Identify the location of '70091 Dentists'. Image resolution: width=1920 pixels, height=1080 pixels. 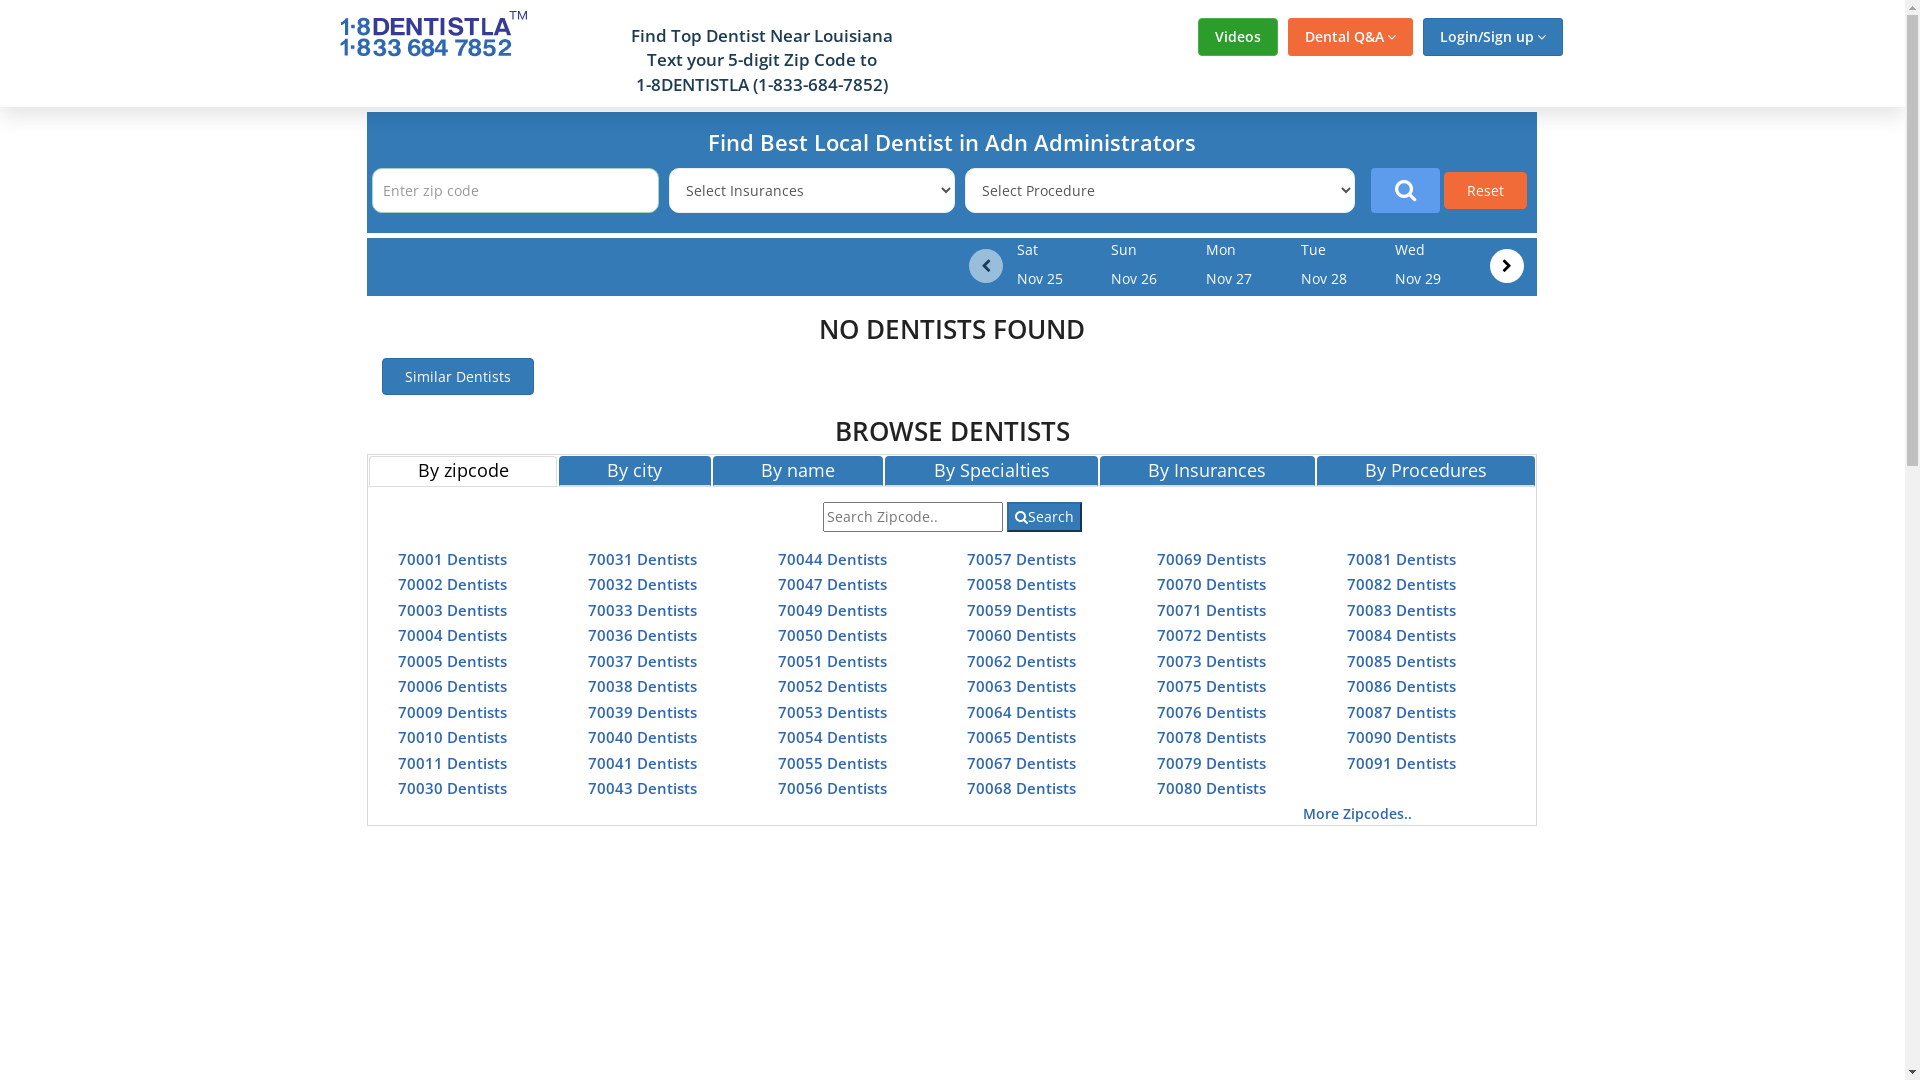
(1400, 762).